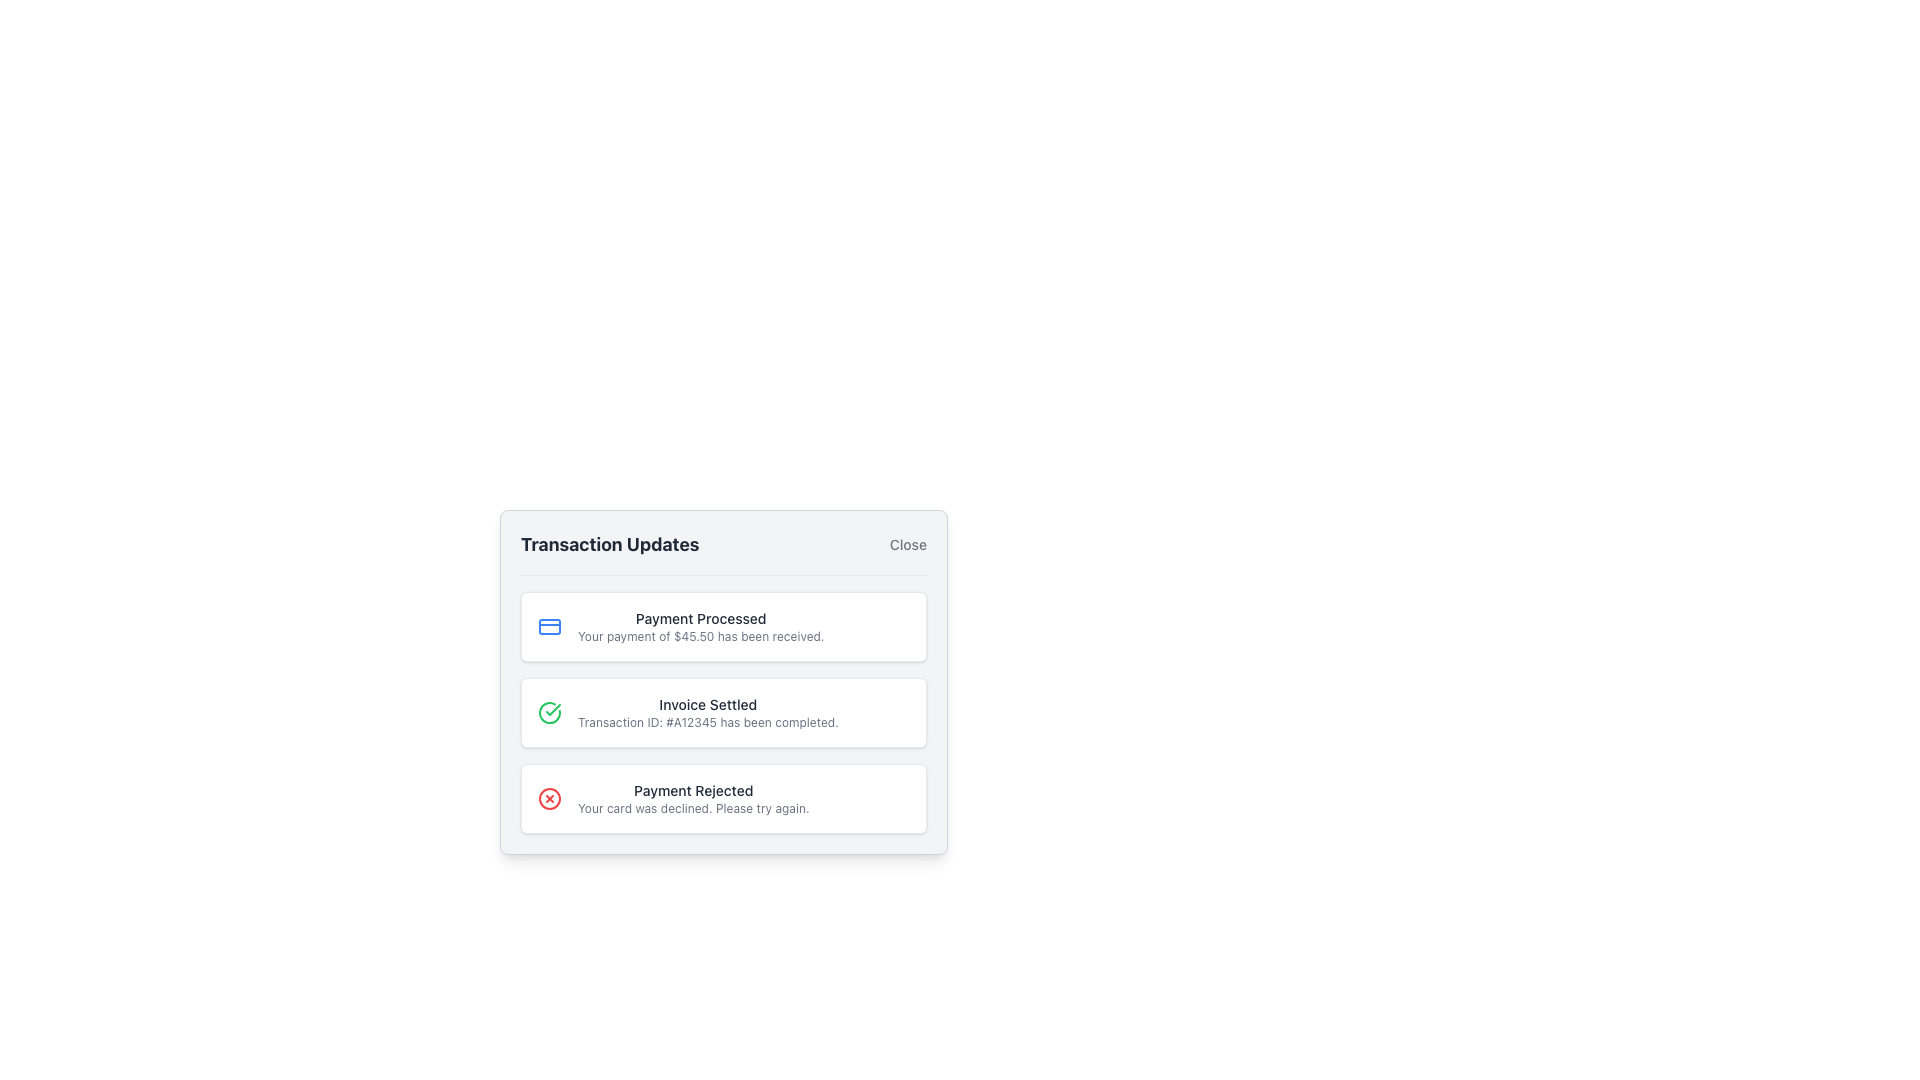 Image resolution: width=1920 pixels, height=1080 pixels. What do you see at coordinates (693, 808) in the screenshot?
I see `text content of the small-sized text snippet that says 'Your card was declined. Please try again.' which is positioned below the 'Payment Rejected' heading in the transaction updates section` at bounding box center [693, 808].